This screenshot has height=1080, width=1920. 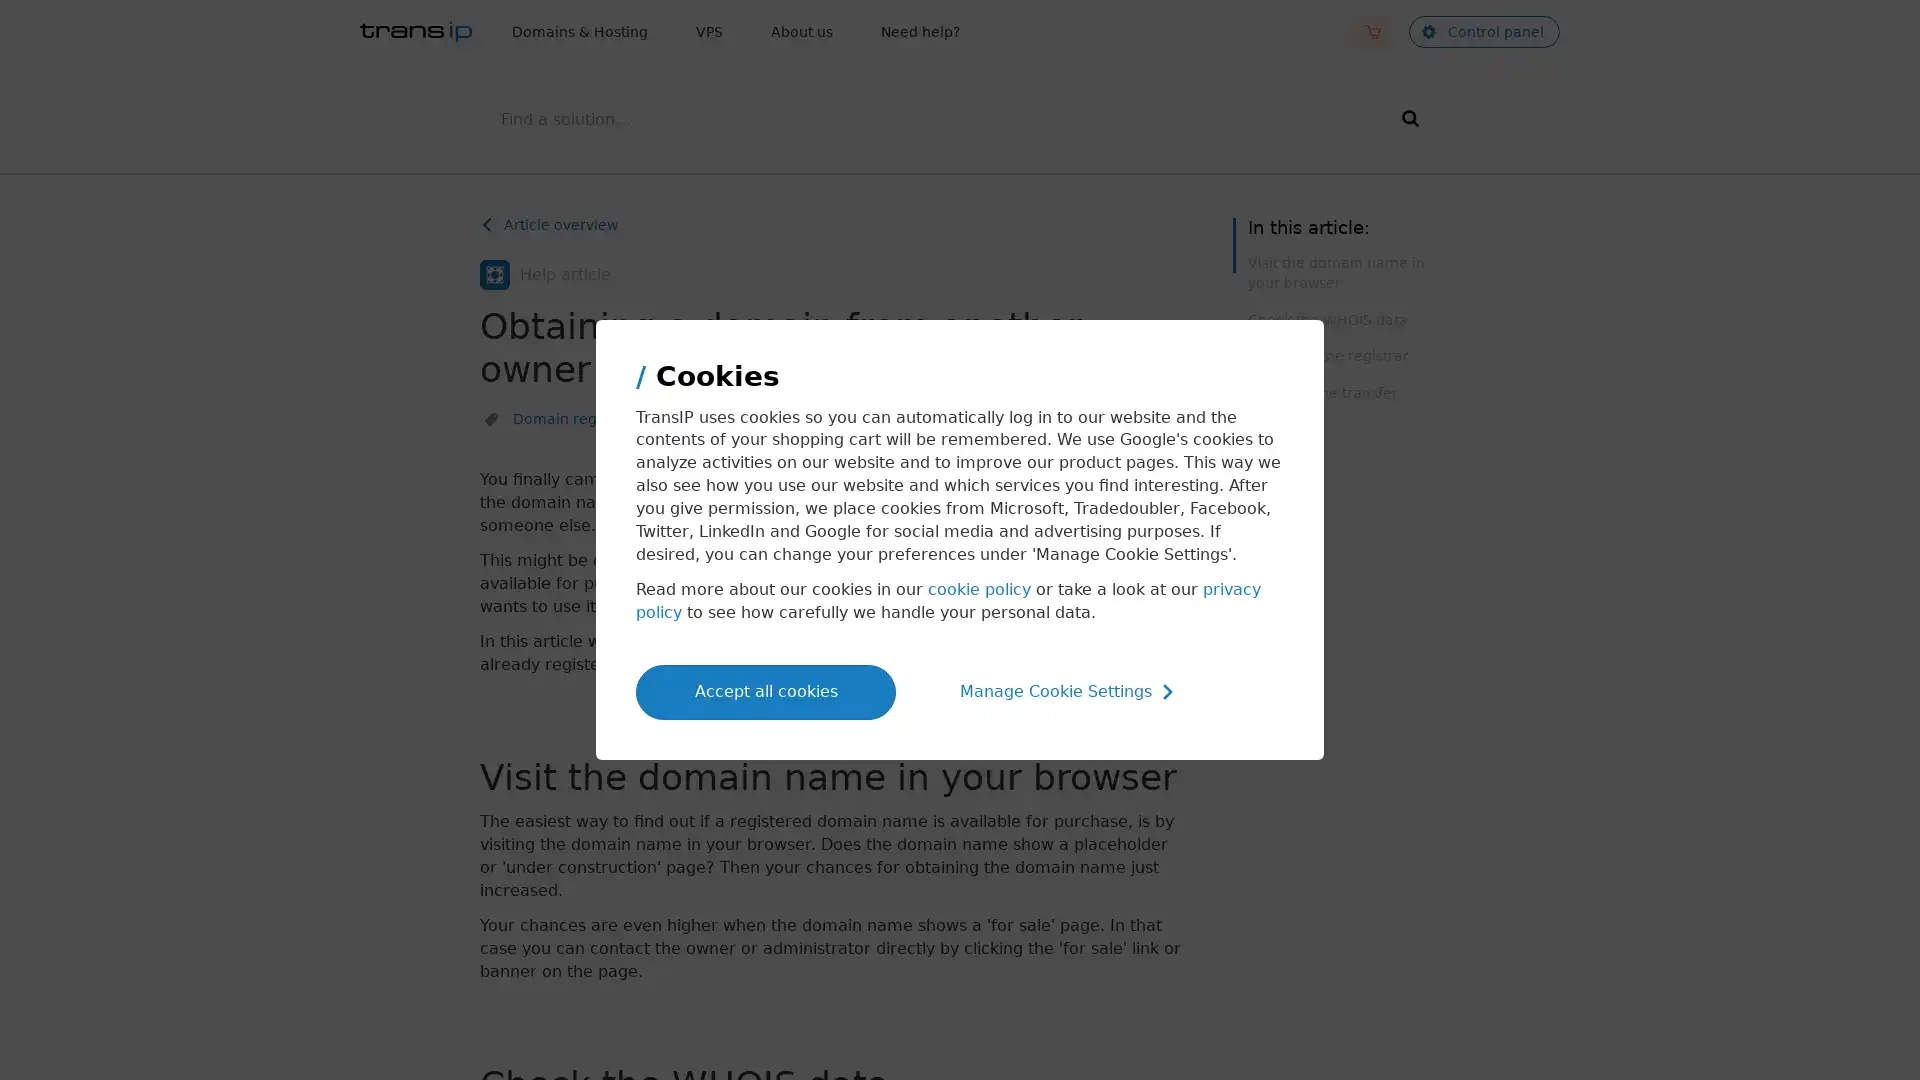 What do you see at coordinates (765, 690) in the screenshot?
I see `Accept all cookies` at bounding box center [765, 690].